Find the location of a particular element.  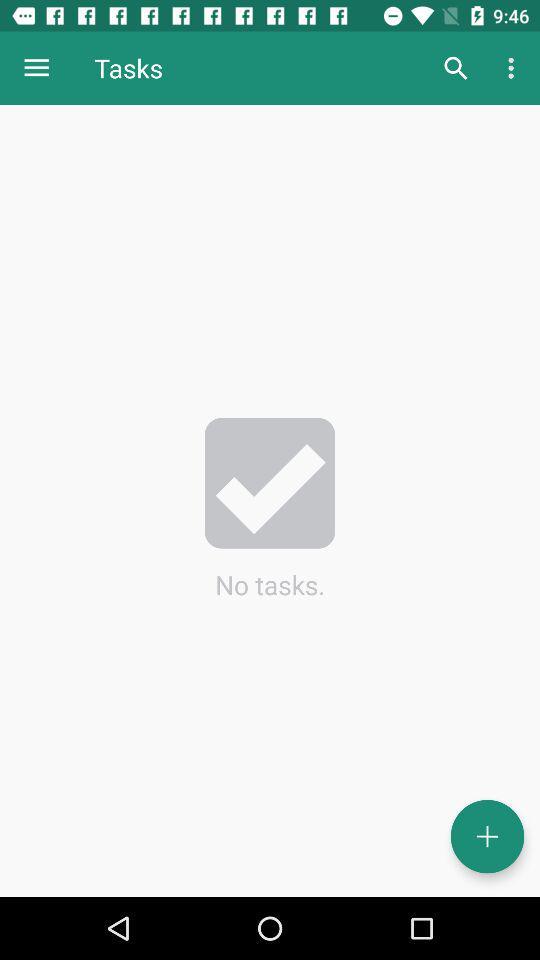

item next to tasks icon is located at coordinates (455, 68).